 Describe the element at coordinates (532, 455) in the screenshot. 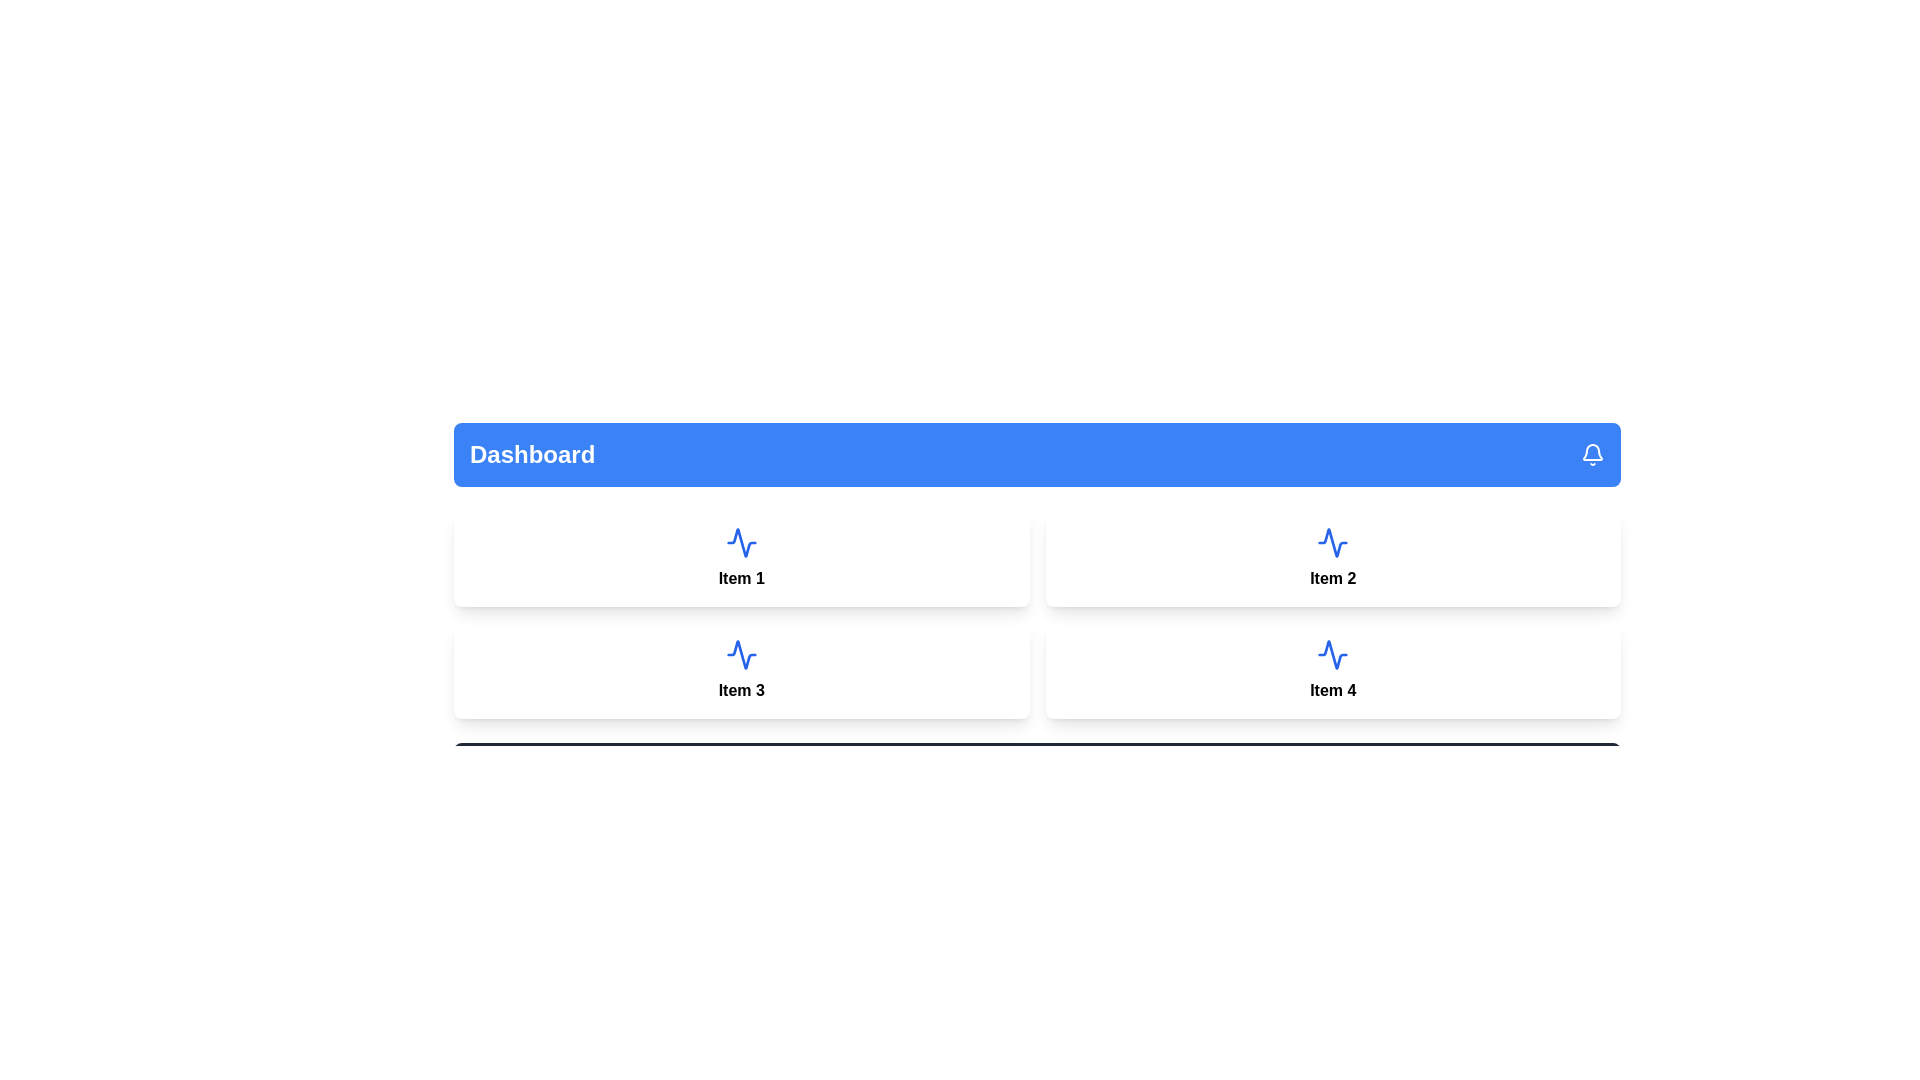

I see `the text label or title element in the header section` at that location.